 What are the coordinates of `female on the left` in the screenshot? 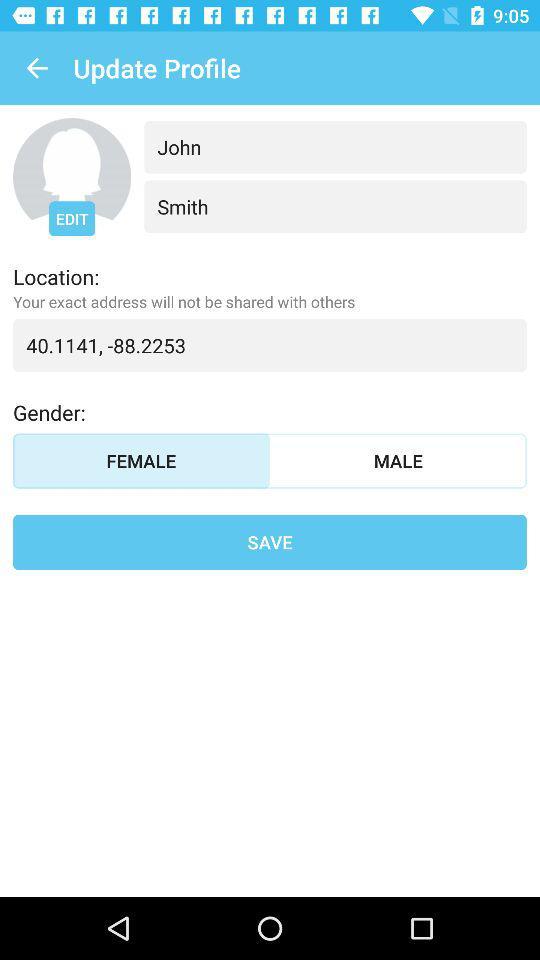 It's located at (140, 461).